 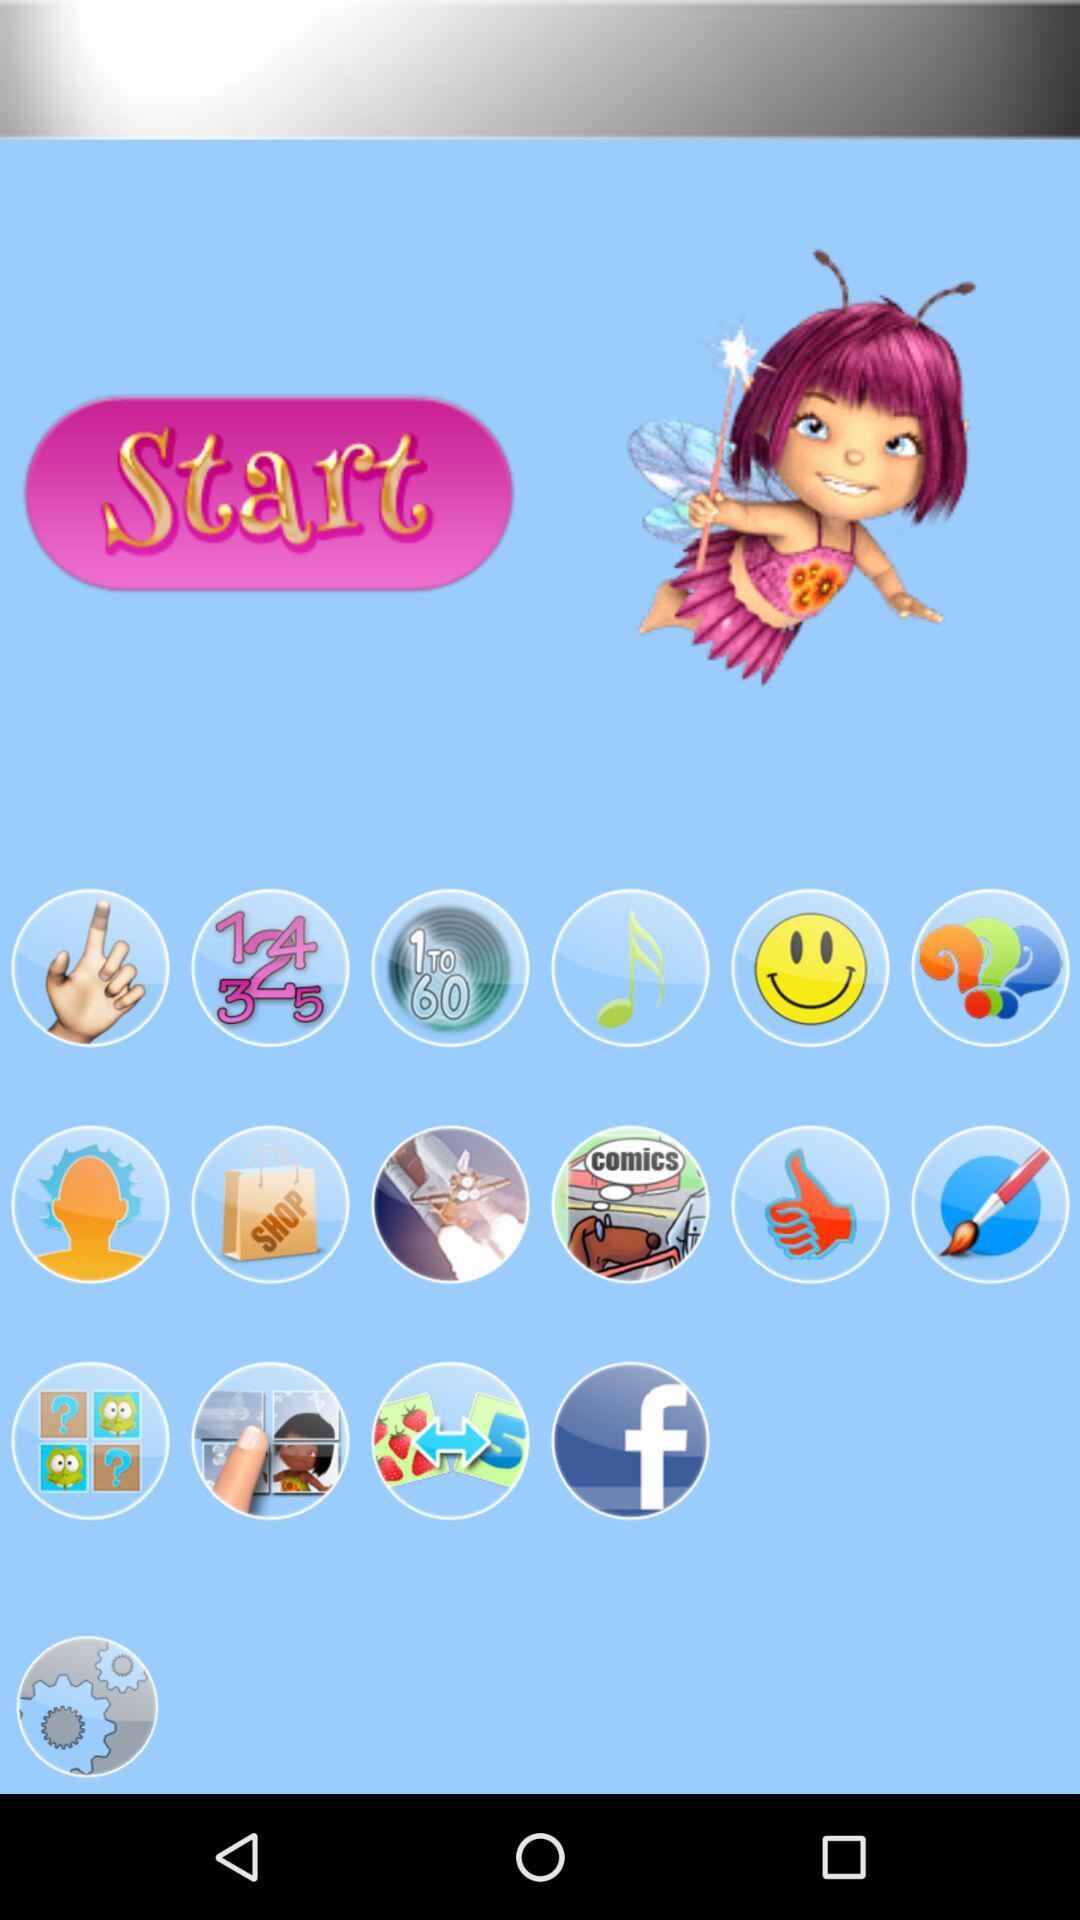 I want to click on the 3rd image from left in the second row of symbols below start, so click(x=450, y=1203).